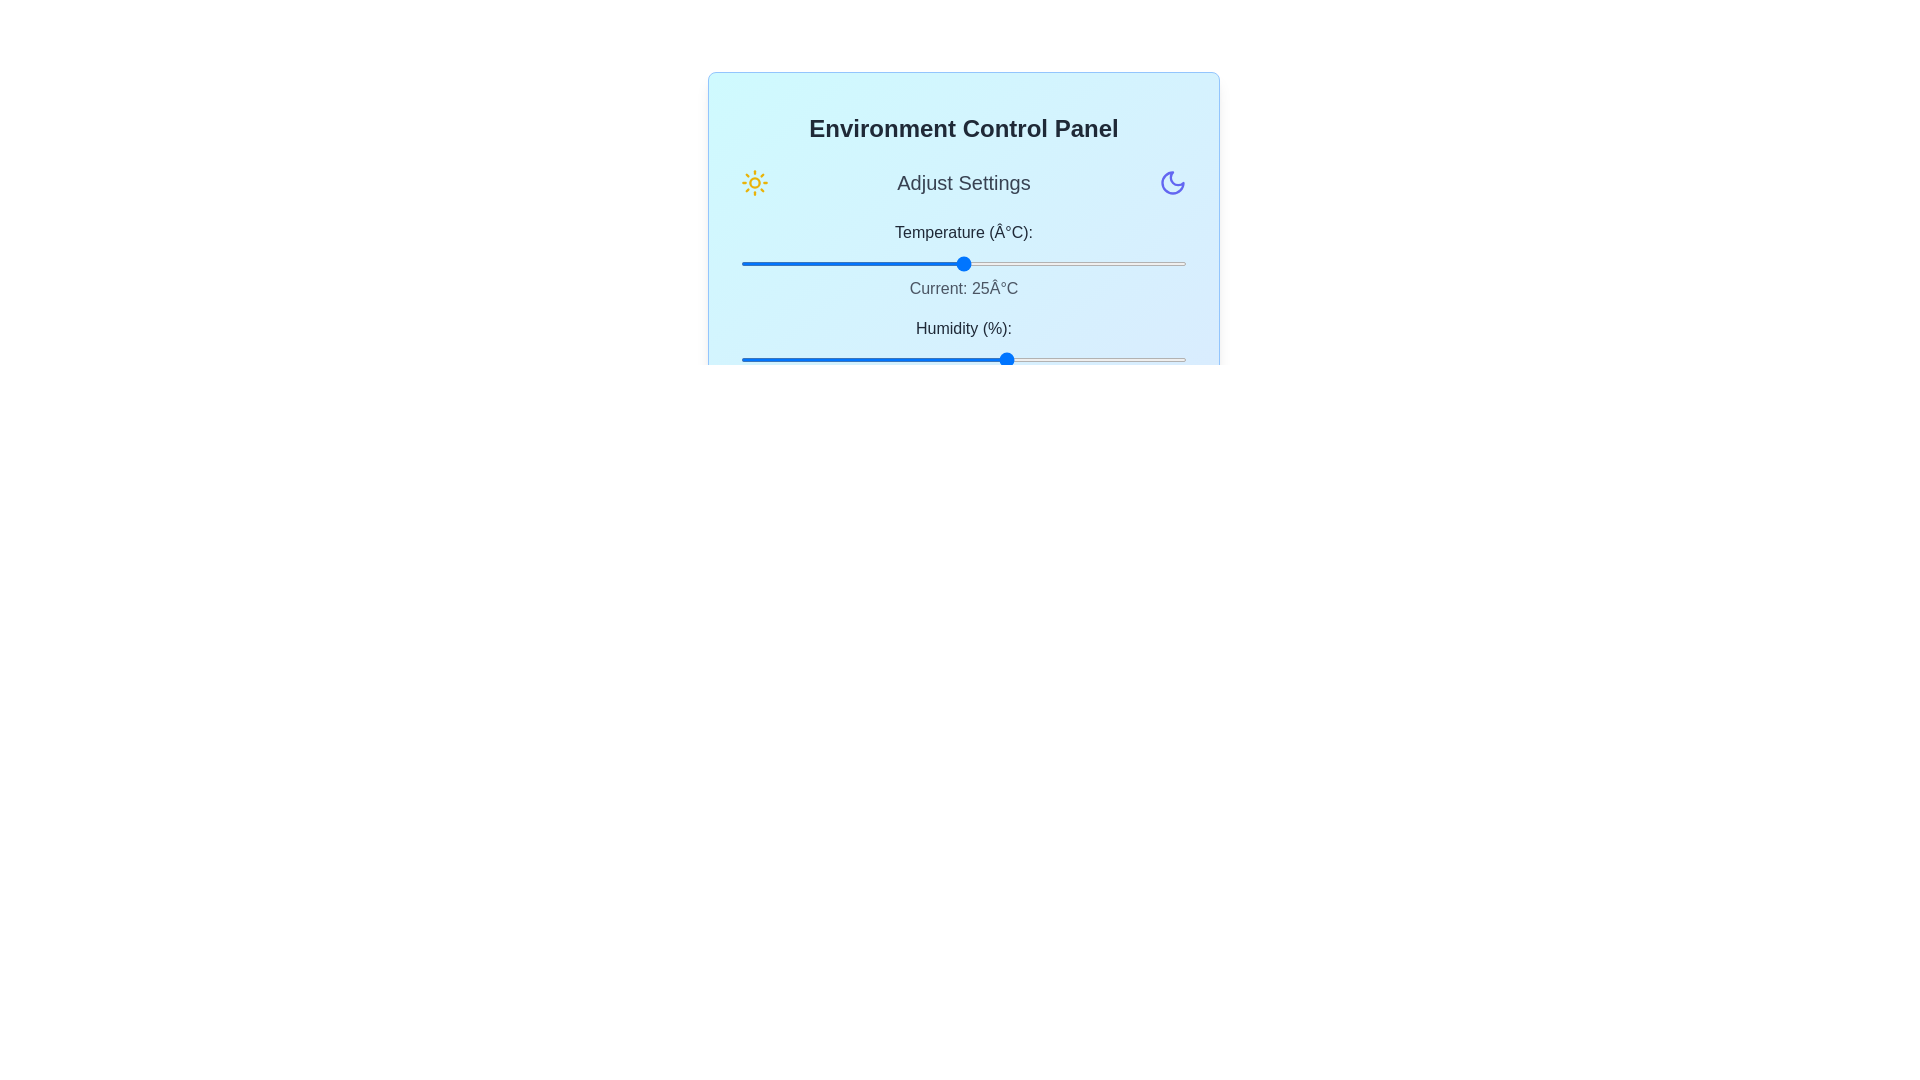  I want to click on the humidity slider to 89%, so click(1137, 358).